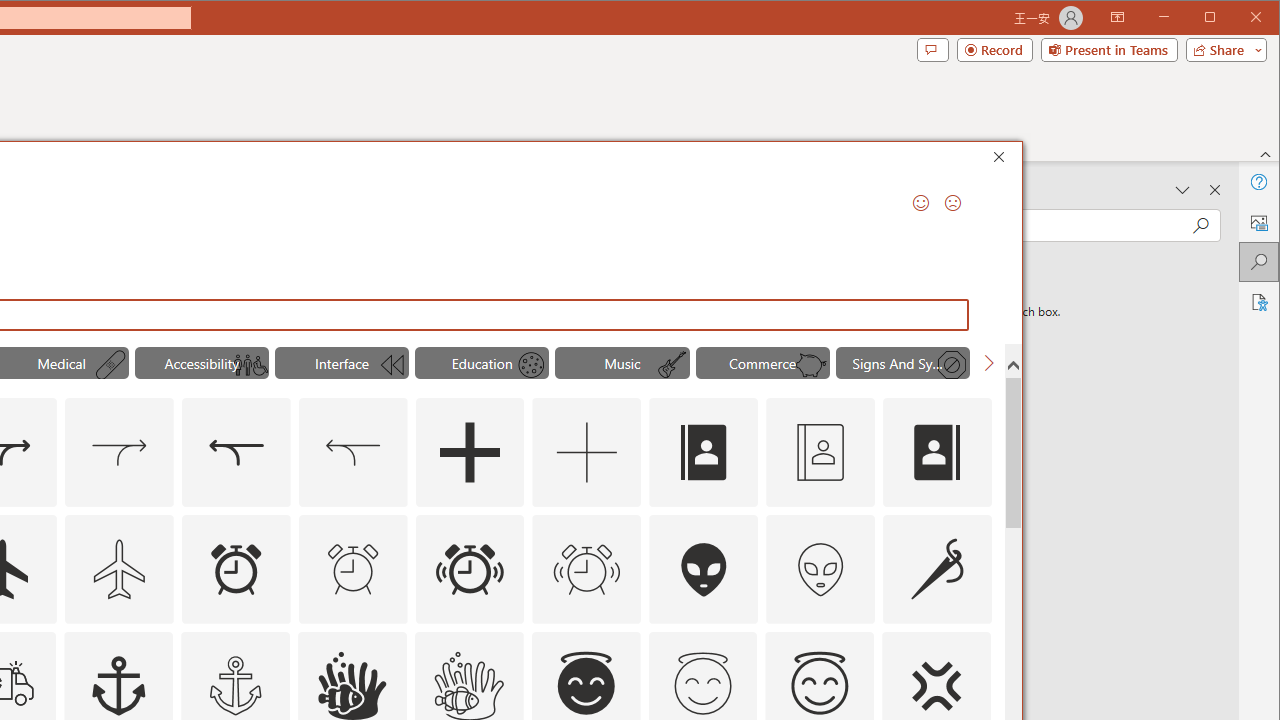 Image resolution: width=1280 pixels, height=720 pixels. I want to click on '"Education" Icons.', so click(481, 362).